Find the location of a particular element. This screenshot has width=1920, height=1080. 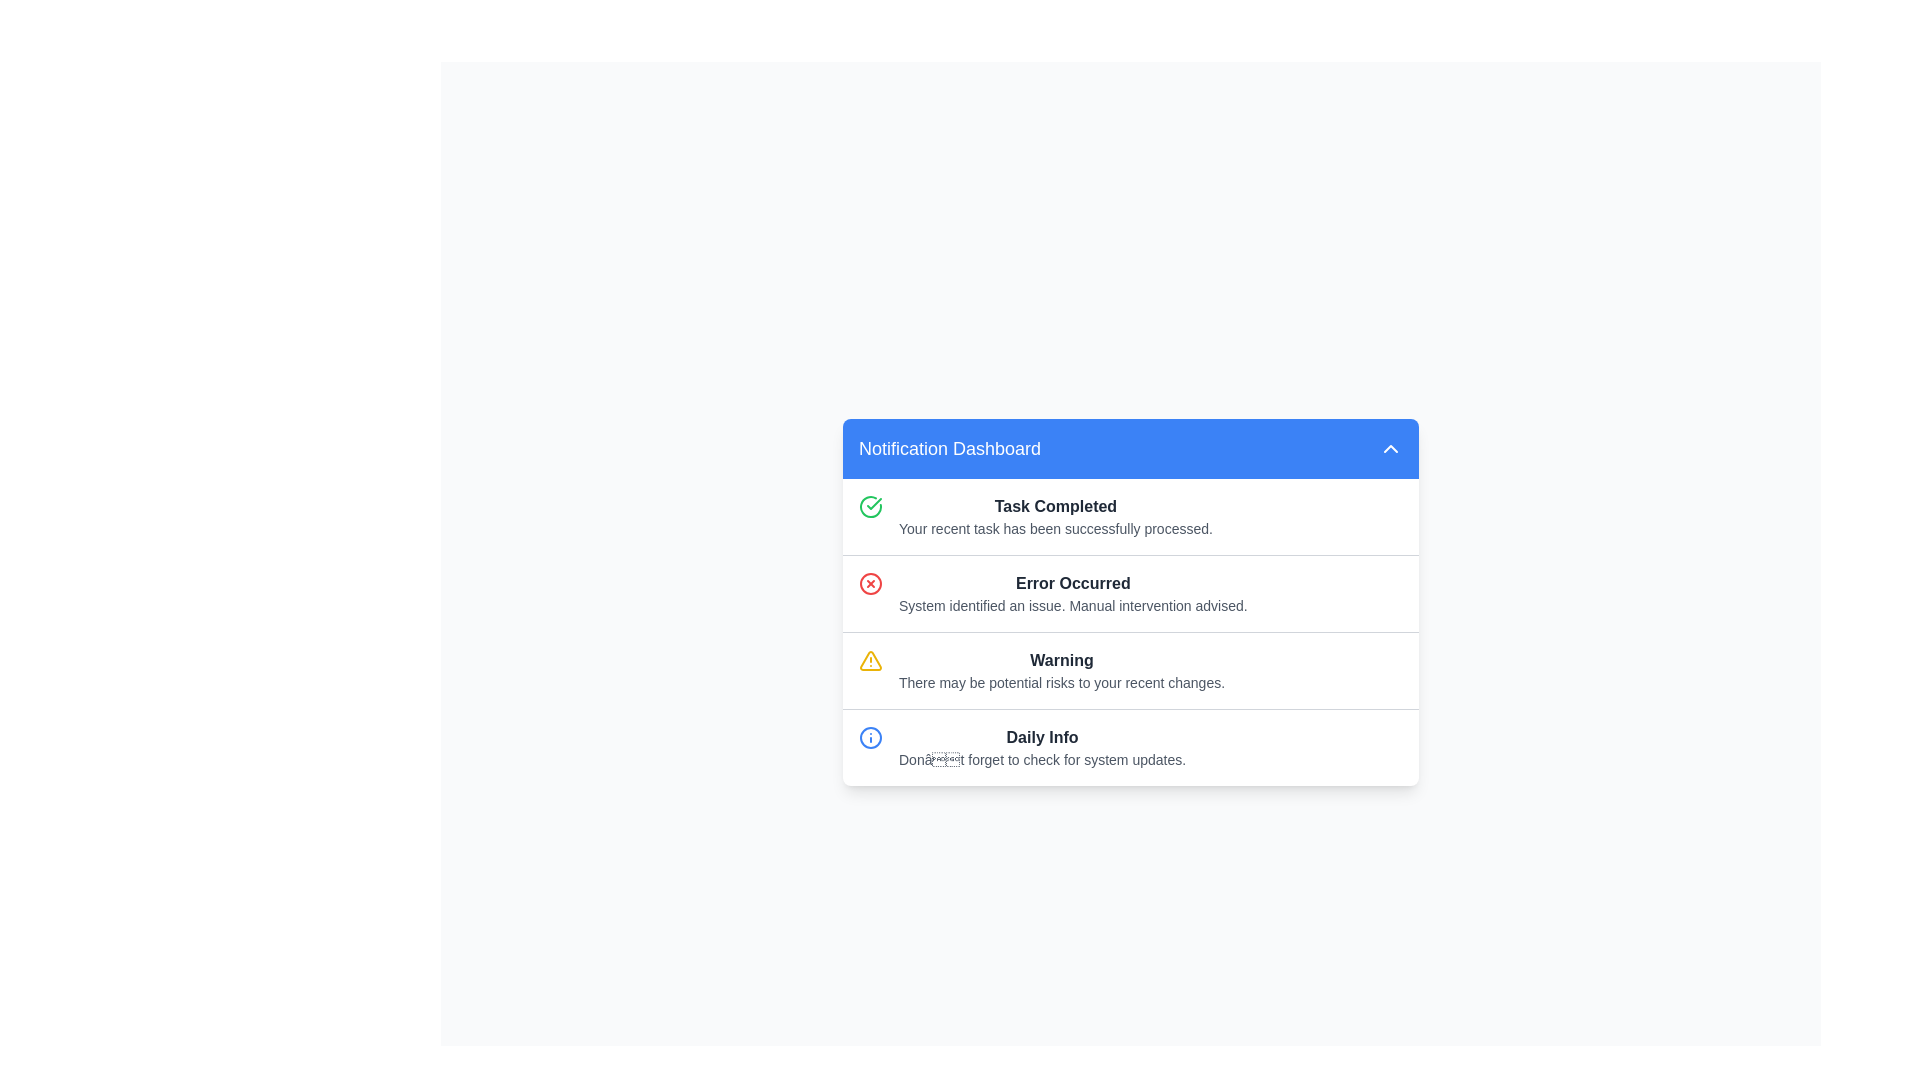

the downward-pointing triangle icon with a yellow outline in the warning section of the Notification Dashboard, which is aligned with the text 'There may be potential risks to your recent changes.' is located at coordinates (870, 660).